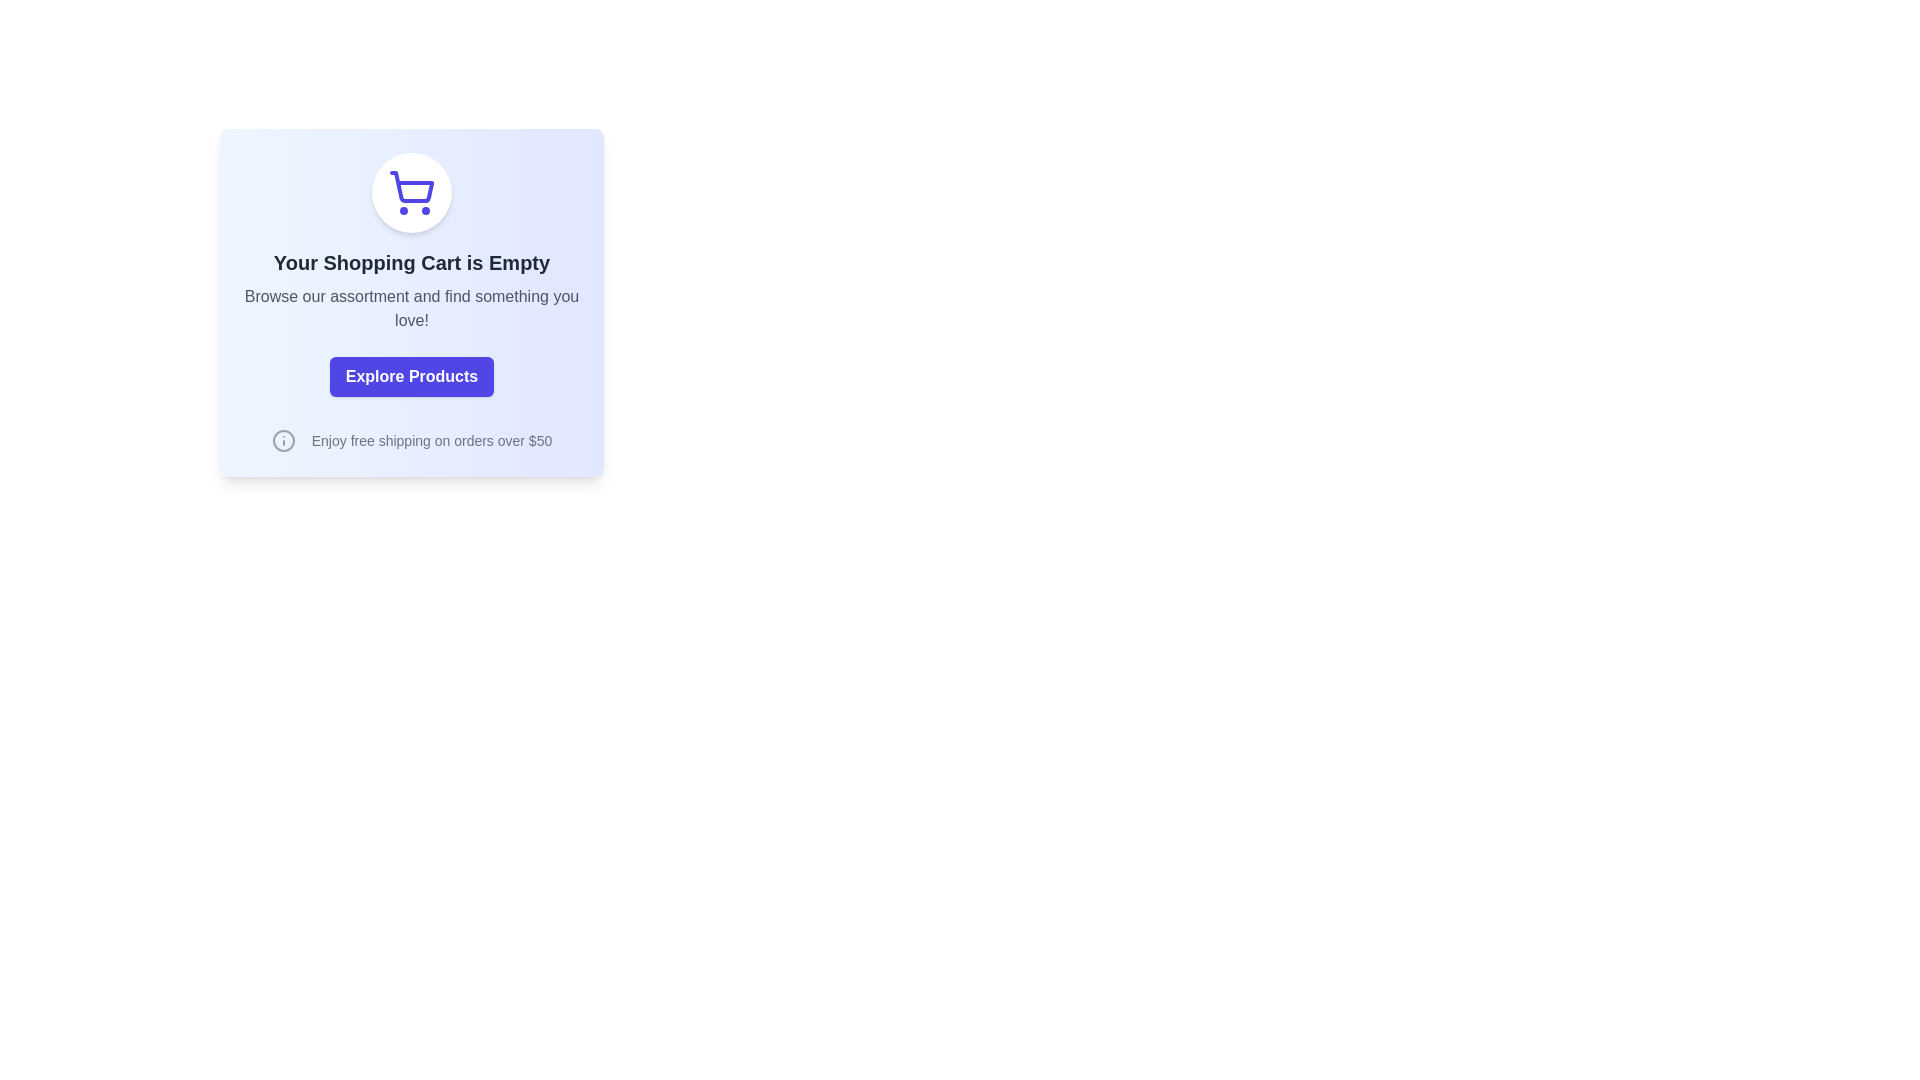 Image resolution: width=1920 pixels, height=1080 pixels. What do you see at coordinates (411, 377) in the screenshot?
I see `the product catalog button located below the text 'Browse our assortment and find something you love!'` at bounding box center [411, 377].